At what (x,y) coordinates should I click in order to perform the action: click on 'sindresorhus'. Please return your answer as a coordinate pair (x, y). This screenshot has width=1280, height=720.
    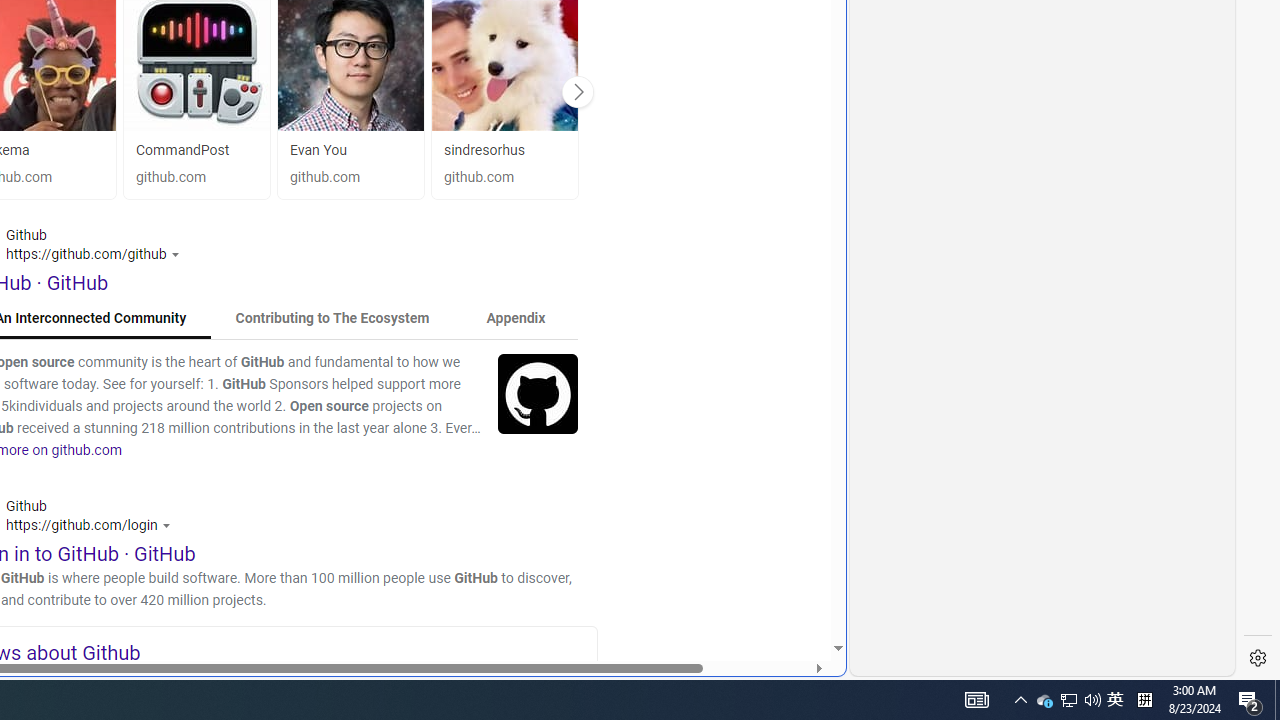
    Looking at the image, I should click on (504, 149).